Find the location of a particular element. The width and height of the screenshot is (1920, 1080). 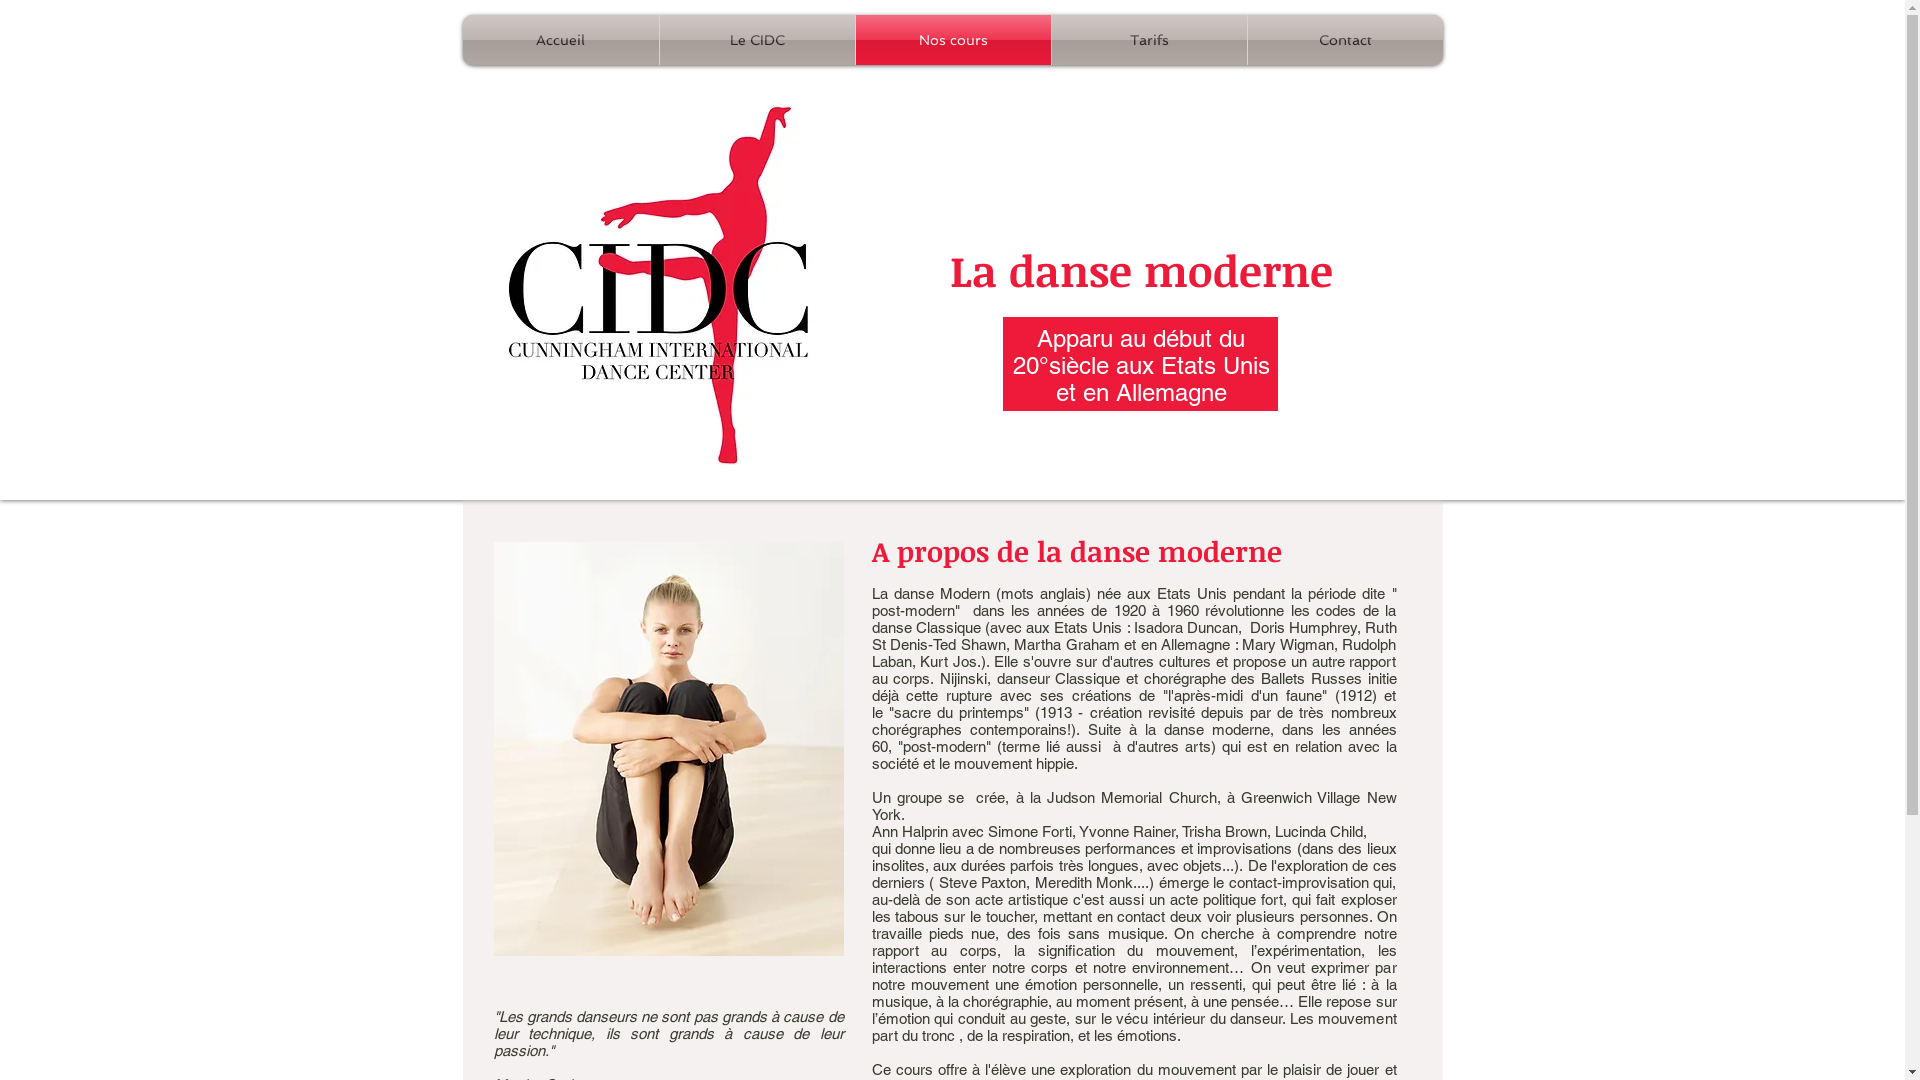

'Le CIDC' is located at coordinates (756, 39).